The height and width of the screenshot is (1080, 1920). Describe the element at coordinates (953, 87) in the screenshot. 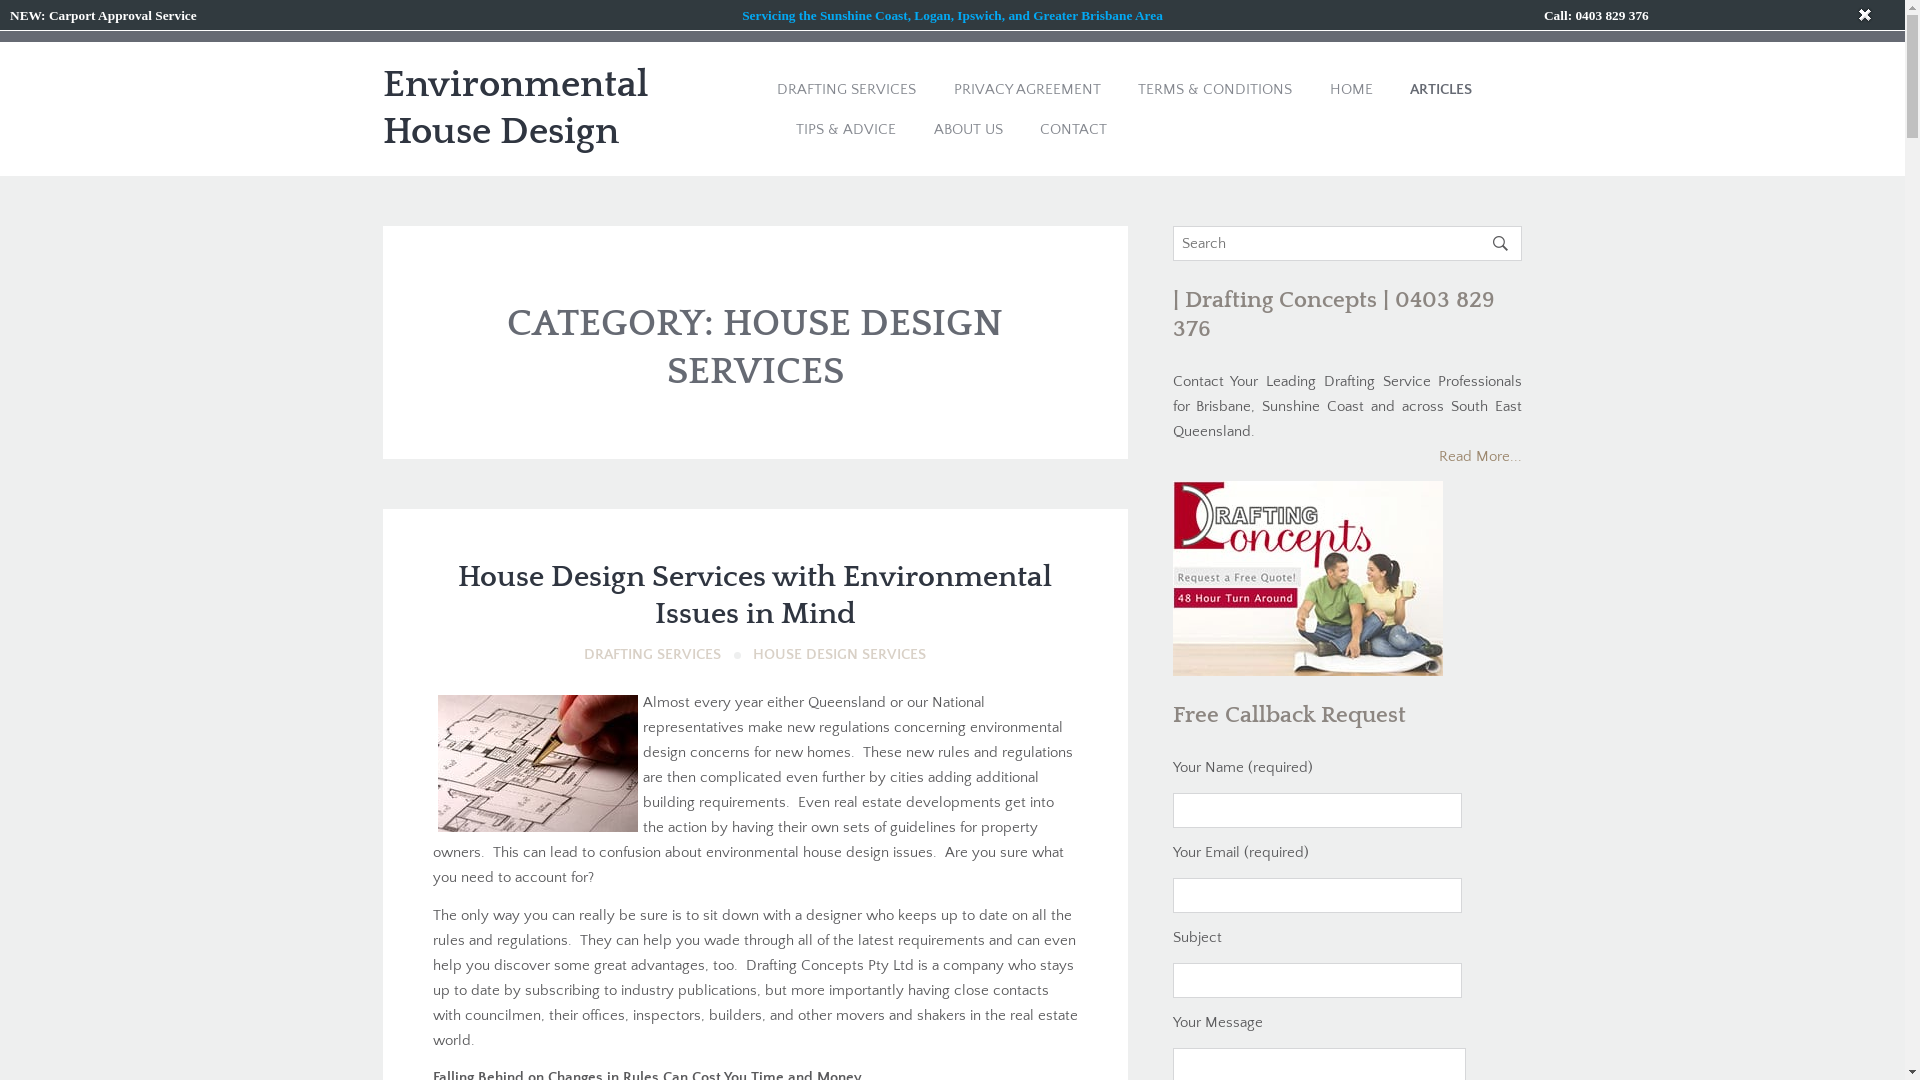

I see `'PRIVACY AGREEMENT'` at that location.